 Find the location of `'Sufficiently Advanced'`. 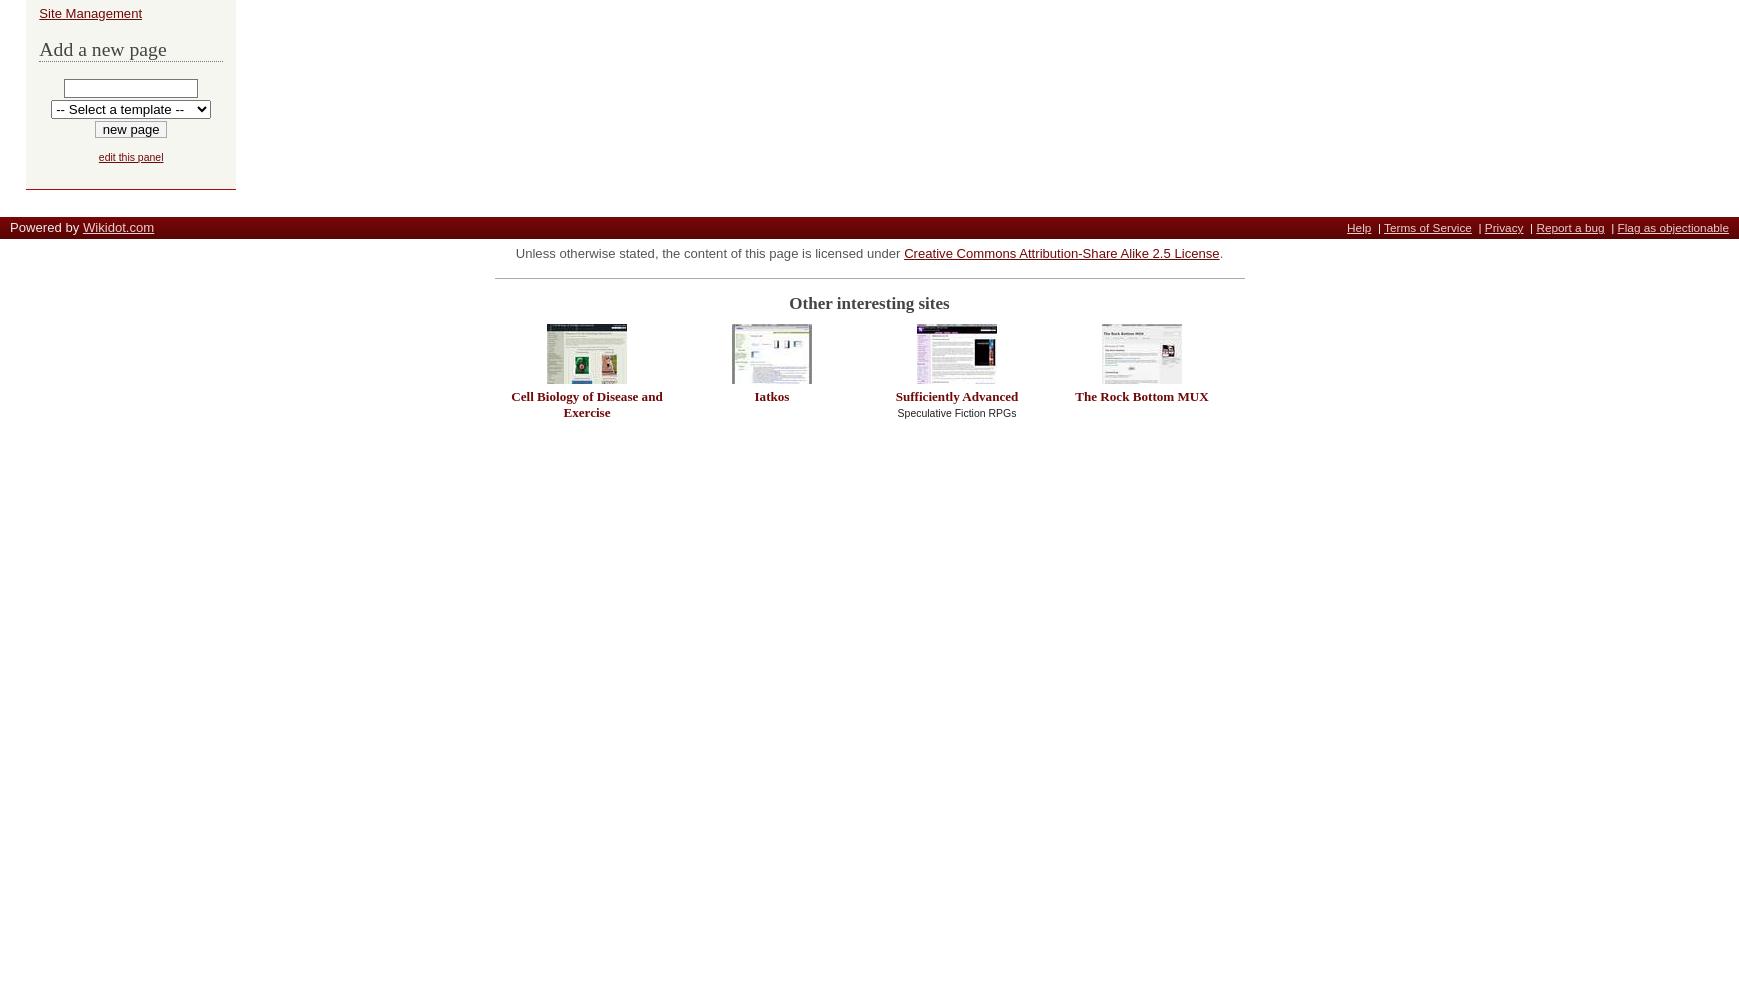

'Sufficiently Advanced' is located at coordinates (956, 395).